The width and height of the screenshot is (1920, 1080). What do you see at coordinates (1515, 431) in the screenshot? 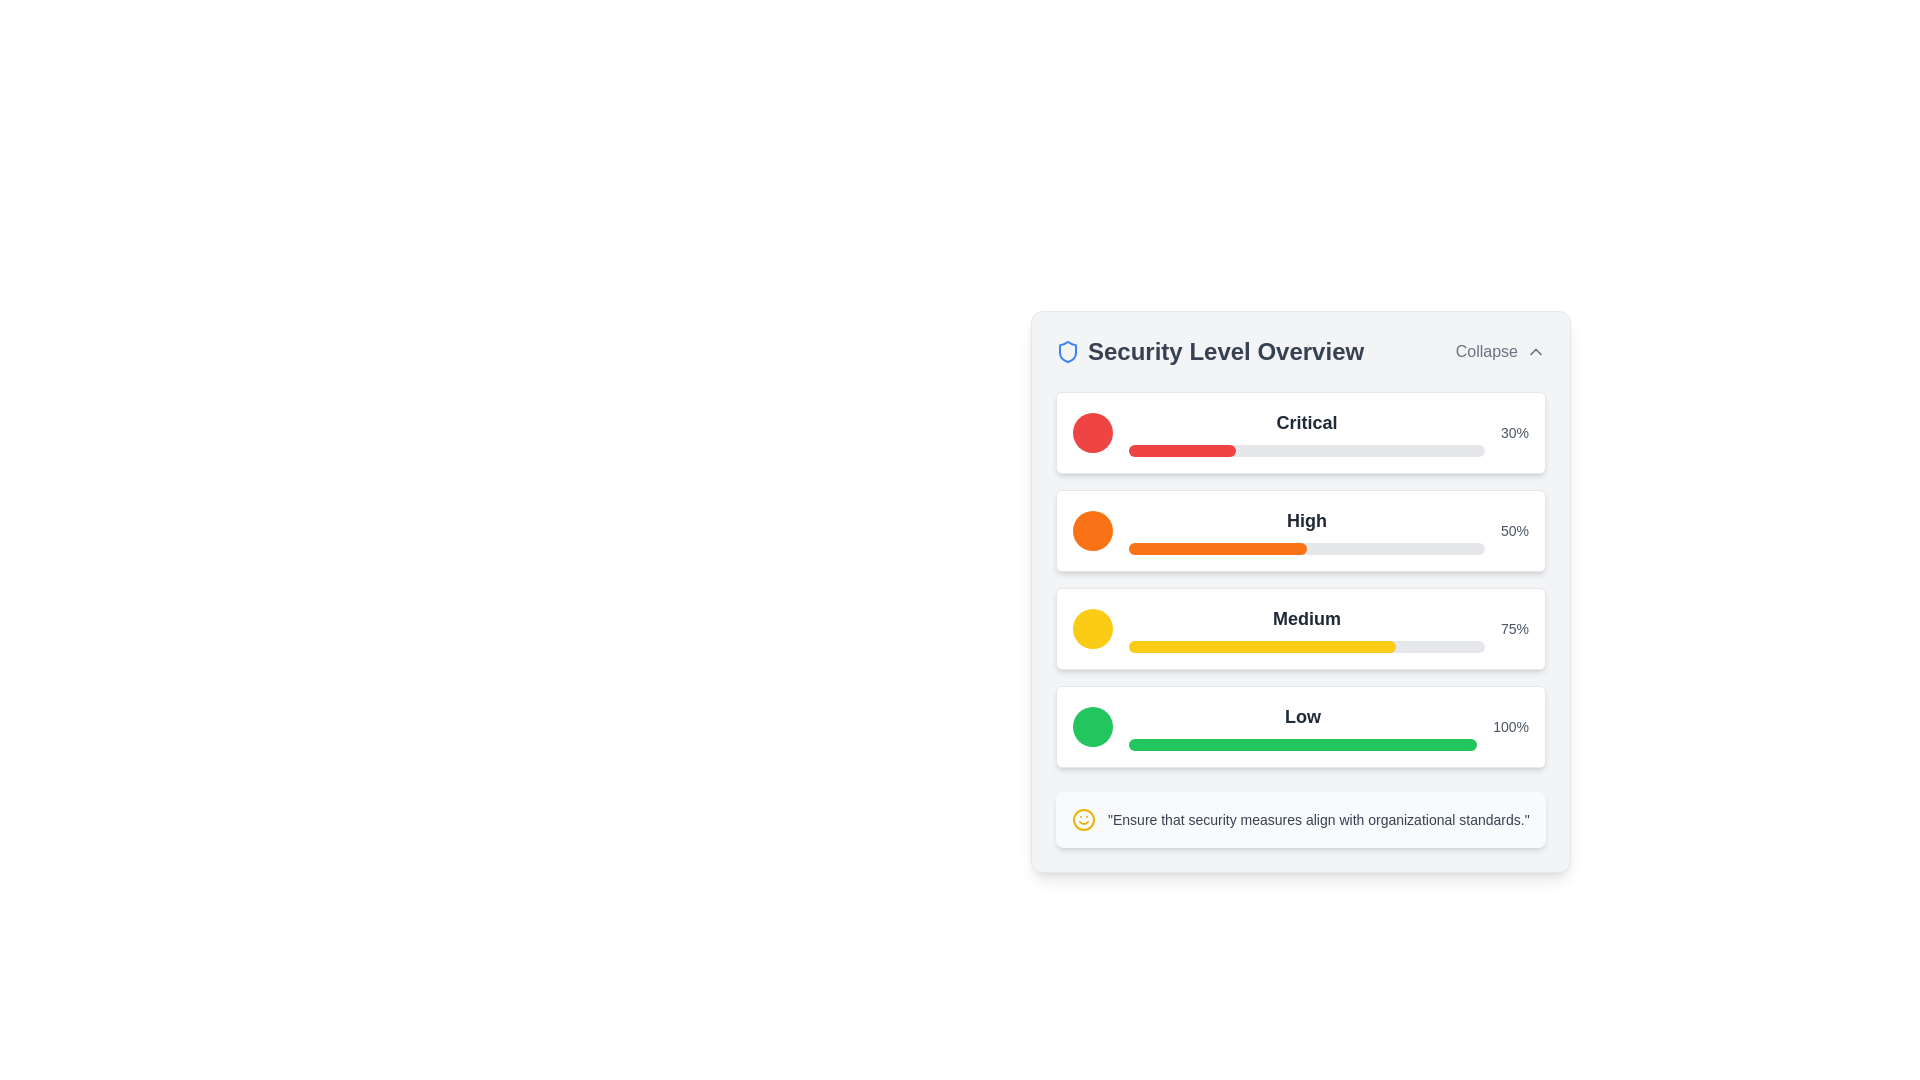
I see `the text label displaying '30%' which is located on the far right end of the 'Critical' security level section, immediately to the right of the corresponding progress bar` at bounding box center [1515, 431].